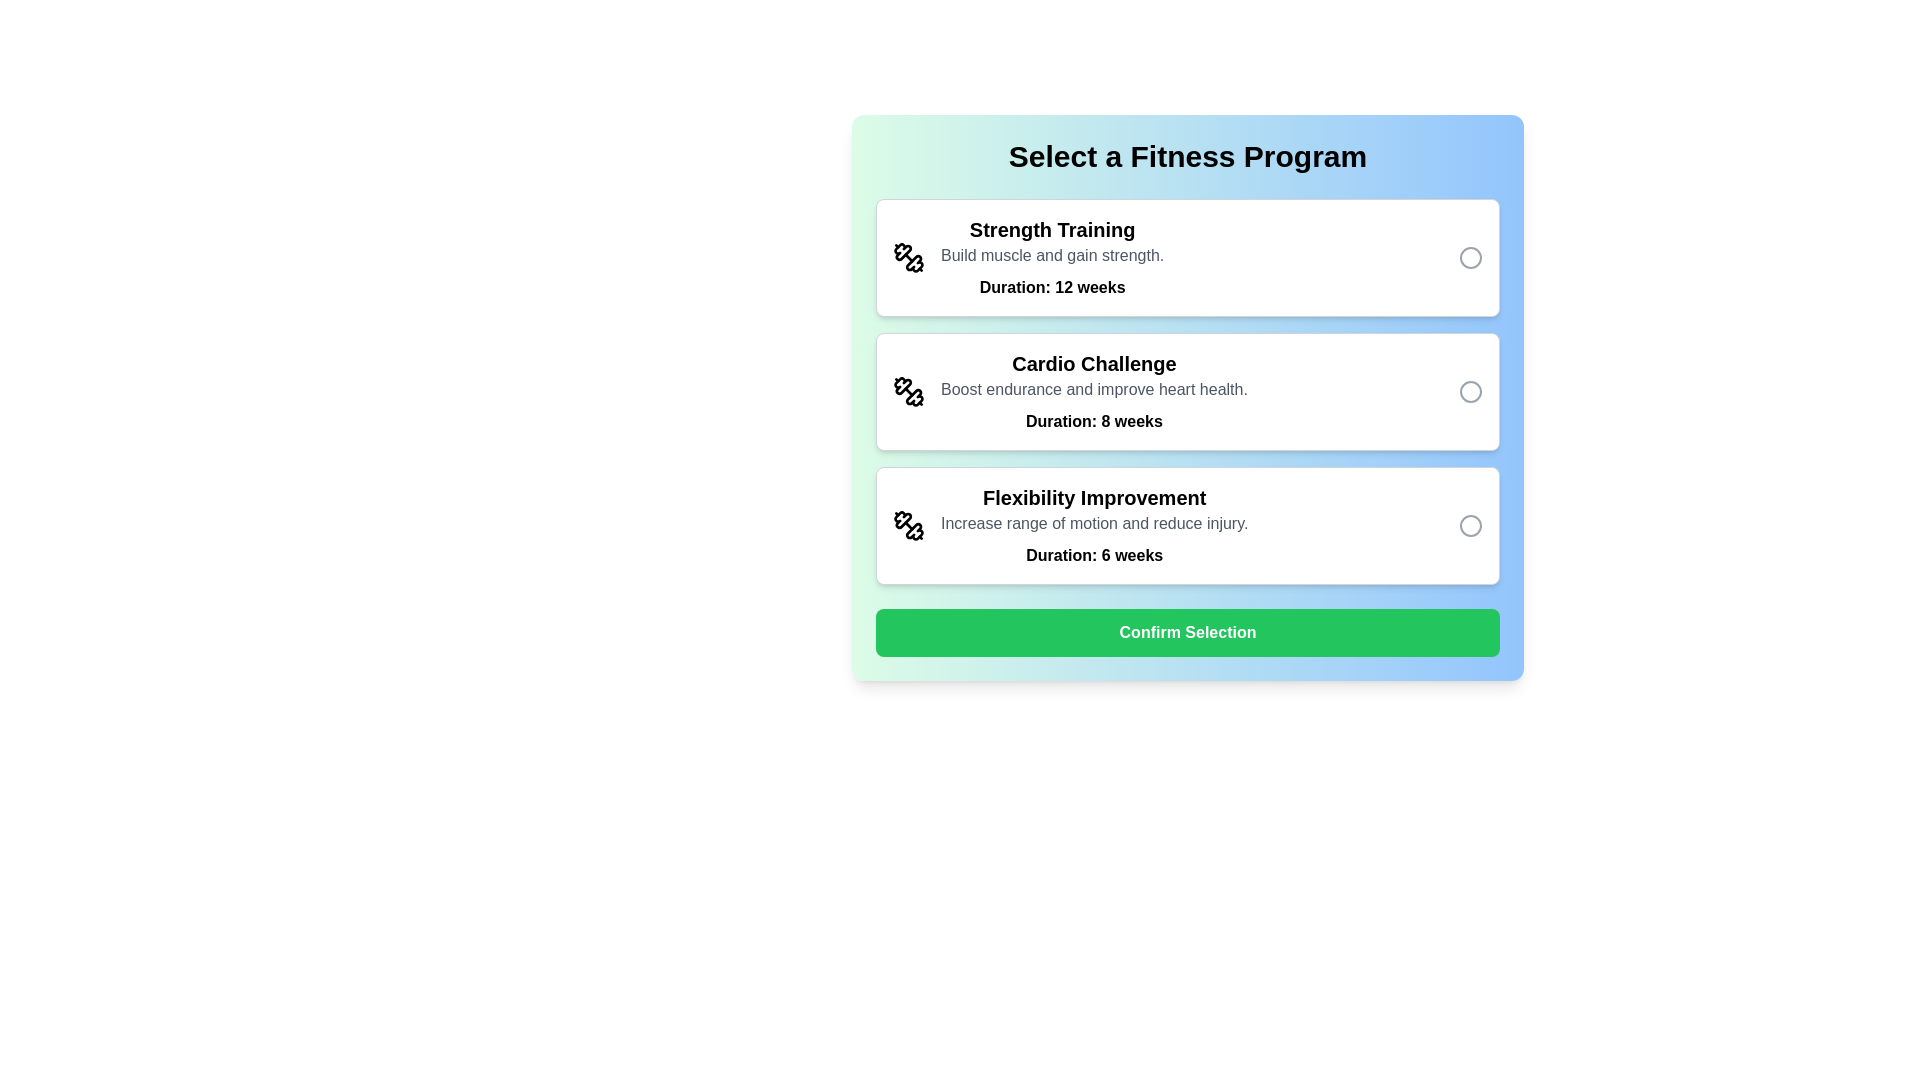 The width and height of the screenshot is (1920, 1080). What do you see at coordinates (1051, 288) in the screenshot?
I see `static text label that displays 'Duration: 12 weeks', located beneath the subtitle 'Build muscle and gain strength.' in the 'Strength Training' card` at bounding box center [1051, 288].